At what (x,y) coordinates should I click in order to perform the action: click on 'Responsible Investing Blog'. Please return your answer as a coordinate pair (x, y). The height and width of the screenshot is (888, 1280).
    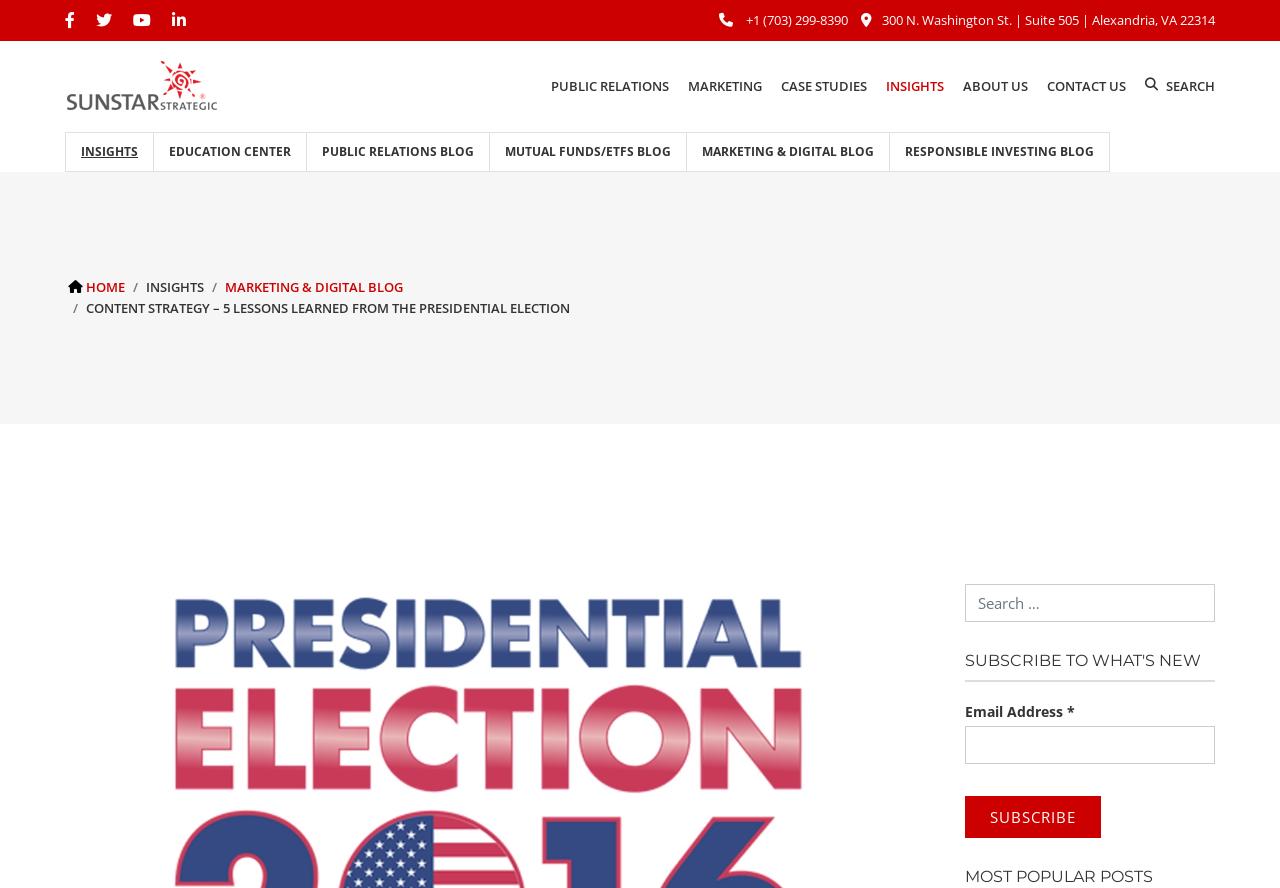
    Looking at the image, I should click on (999, 150).